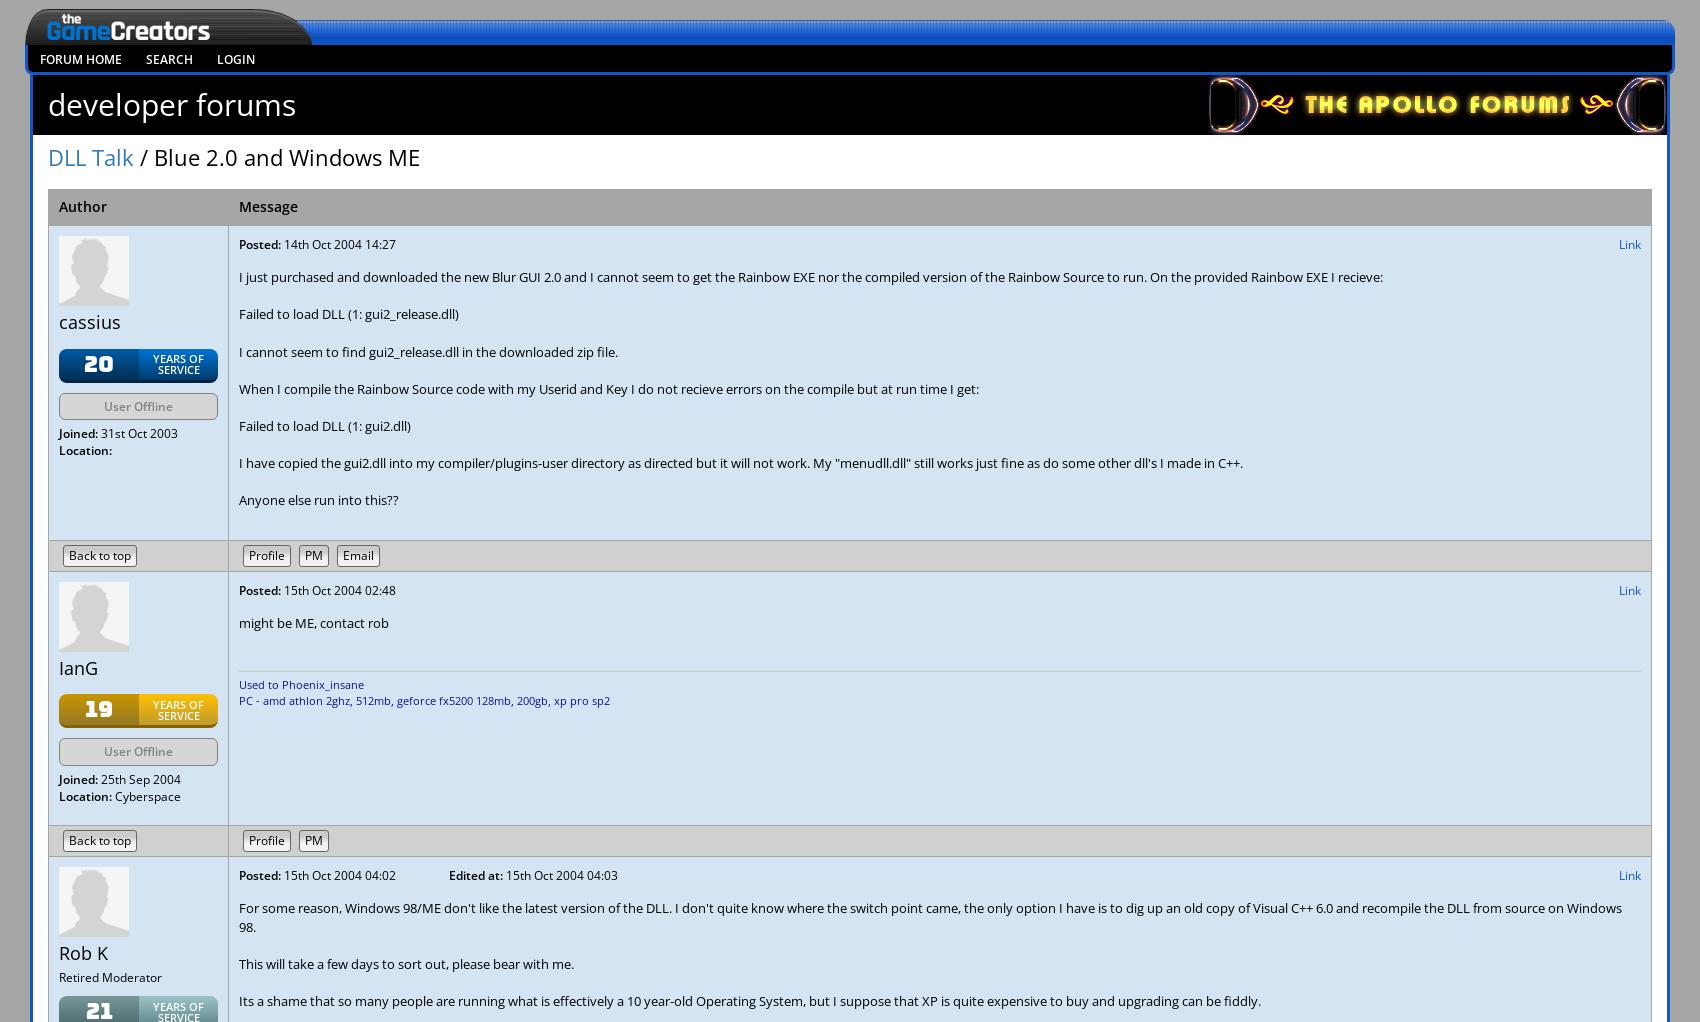 The width and height of the screenshot is (1700, 1022). What do you see at coordinates (82, 206) in the screenshot?
I see `'Author'` at bounding box center [82, 206].